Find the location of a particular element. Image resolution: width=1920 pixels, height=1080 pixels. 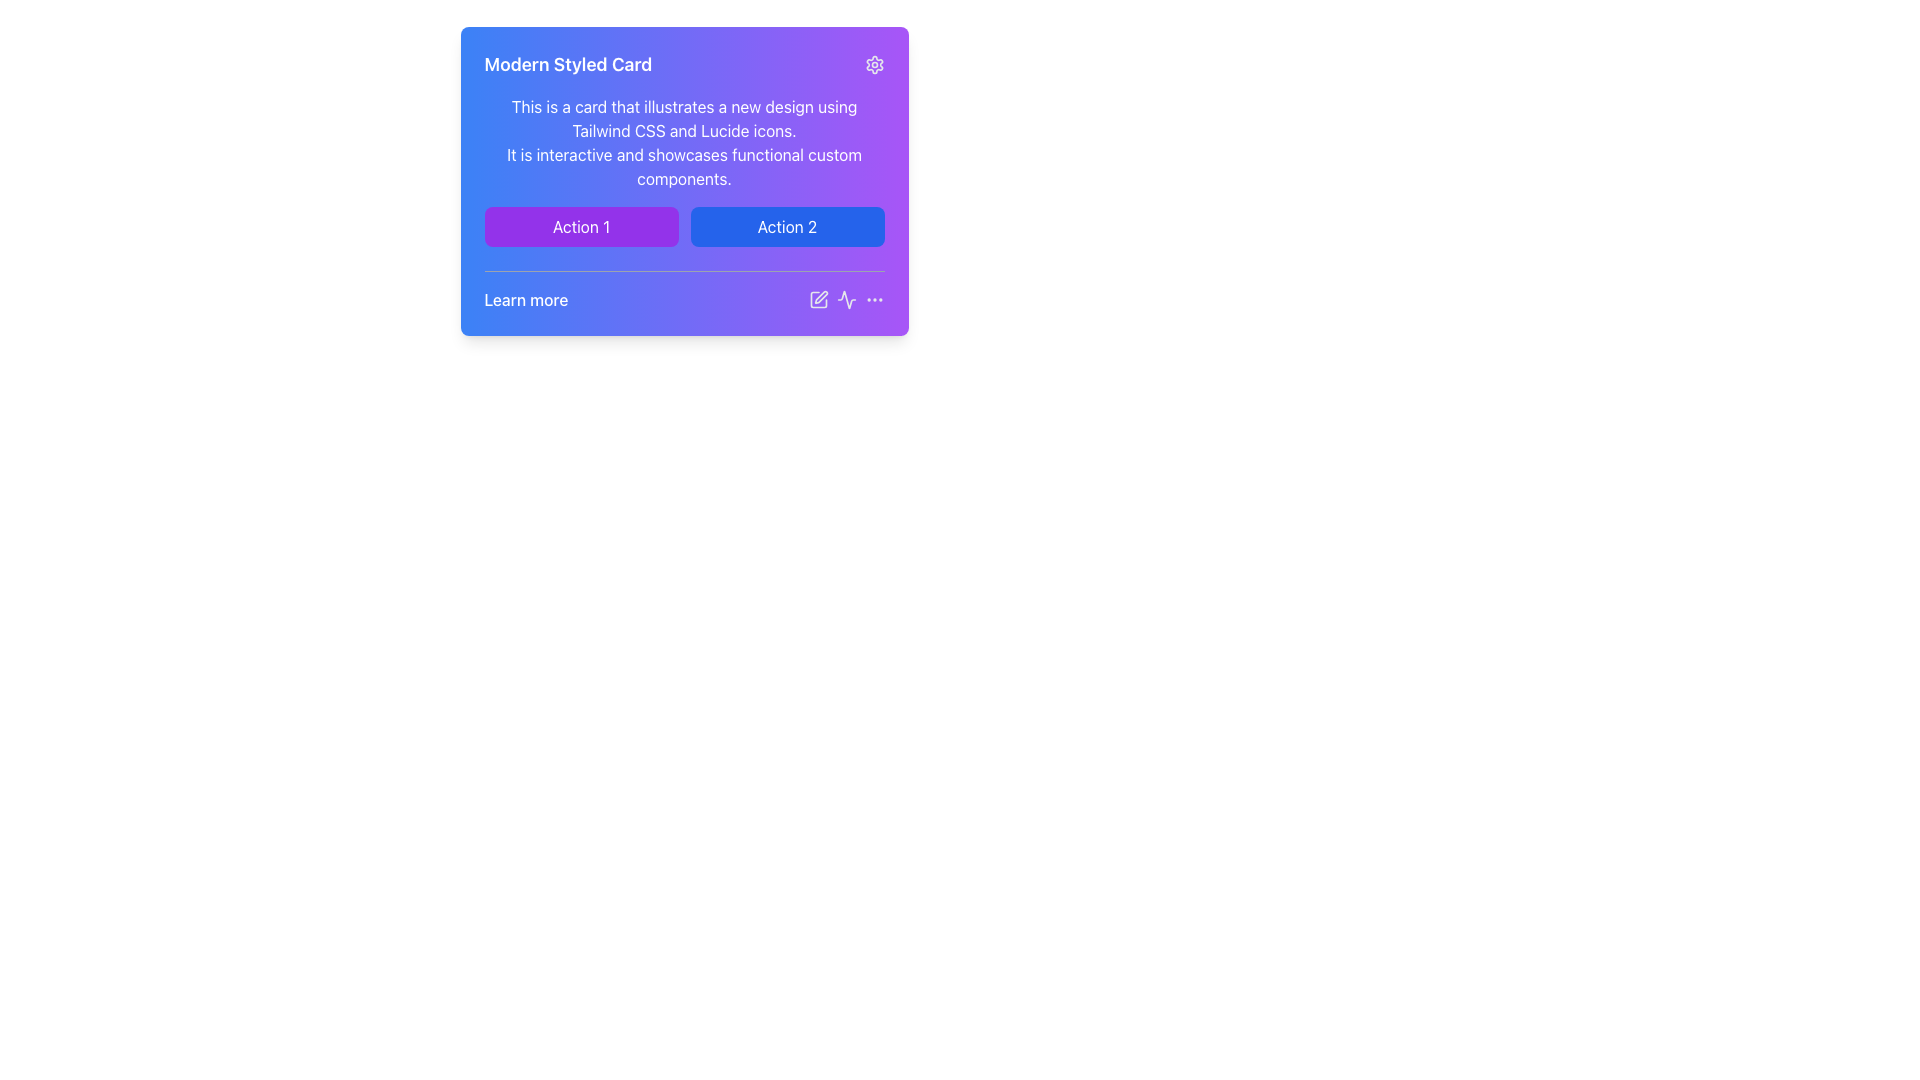

the settings icon located in the upper-right corner of the card, next to the 'Modern Styled Card' text is located at coordinates (874, 64).